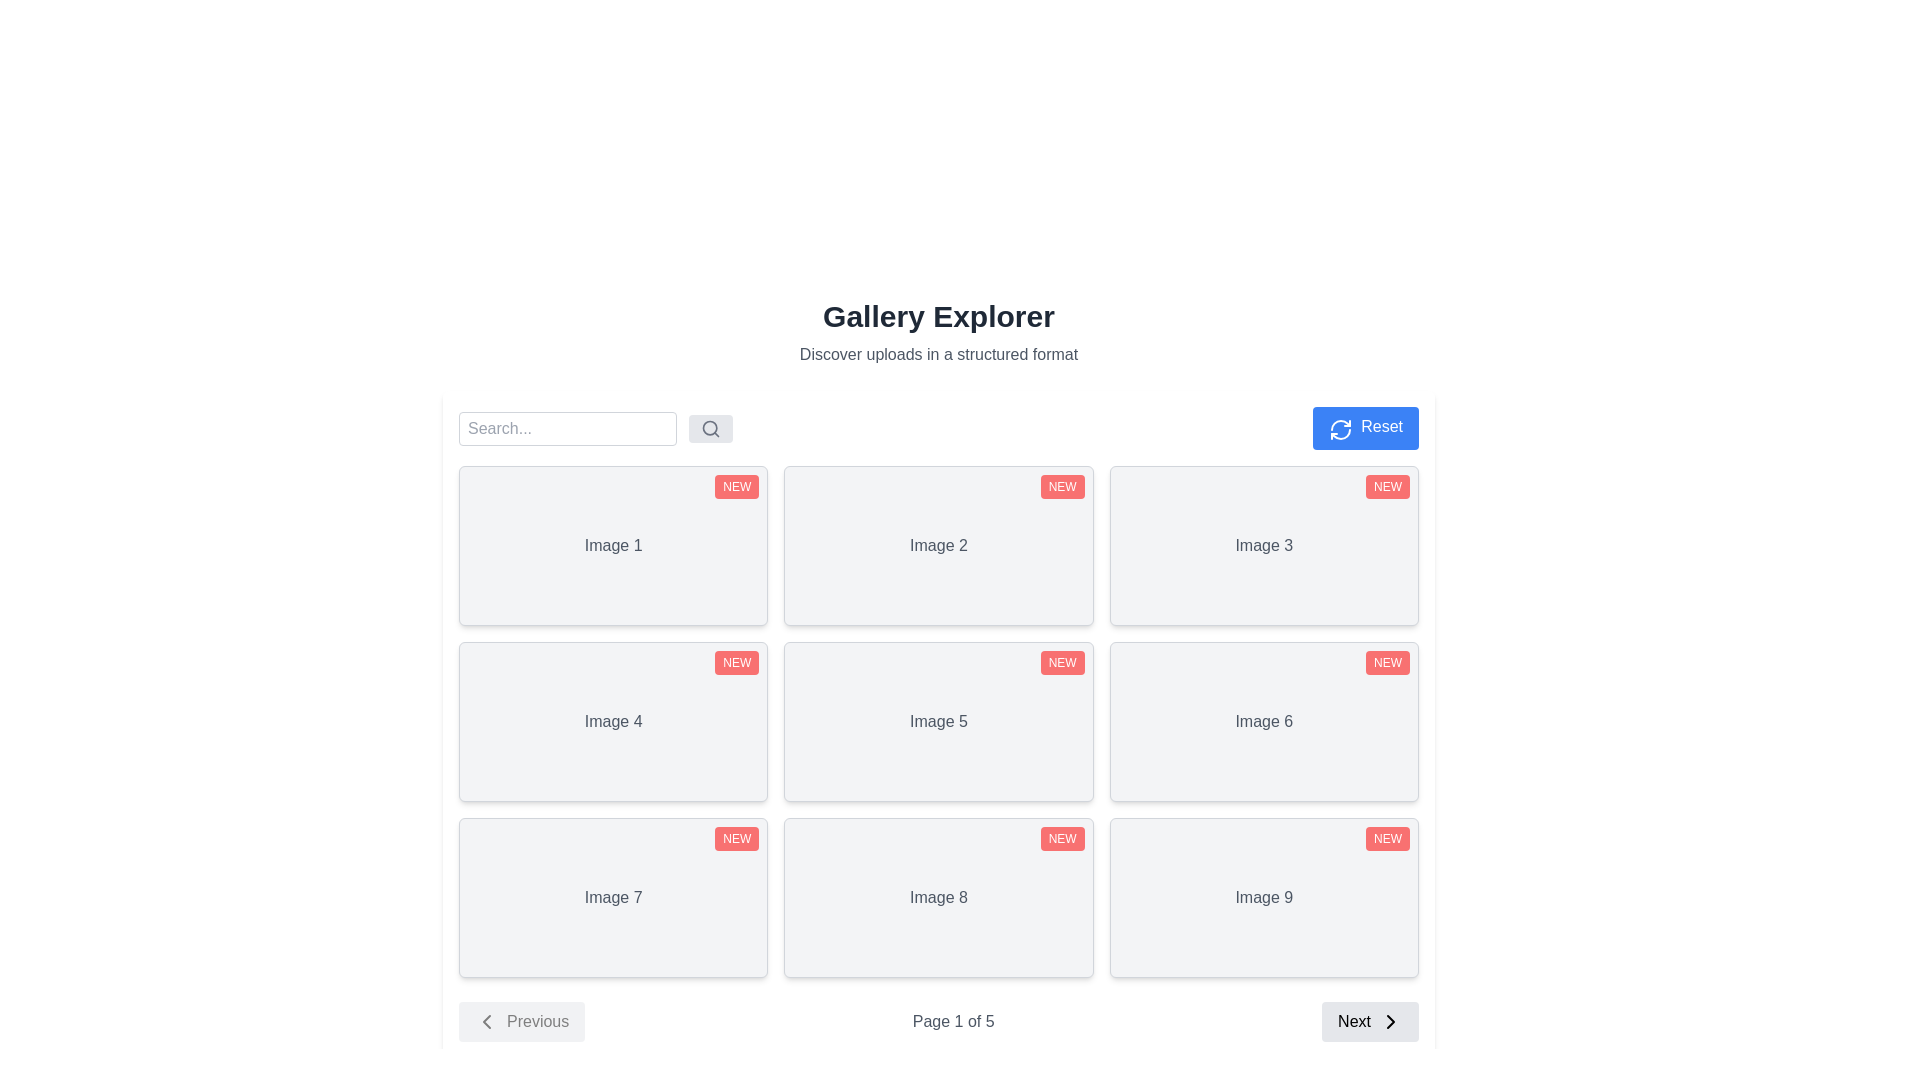 The width and height of the screenshot is (1920, 1080). Describe the element at coordinates (1365, 427) in the screenshot. I see `the blue rectangular 'Reset' button with white text and a refresh icon located in the top-right corner of the layout` at that location.